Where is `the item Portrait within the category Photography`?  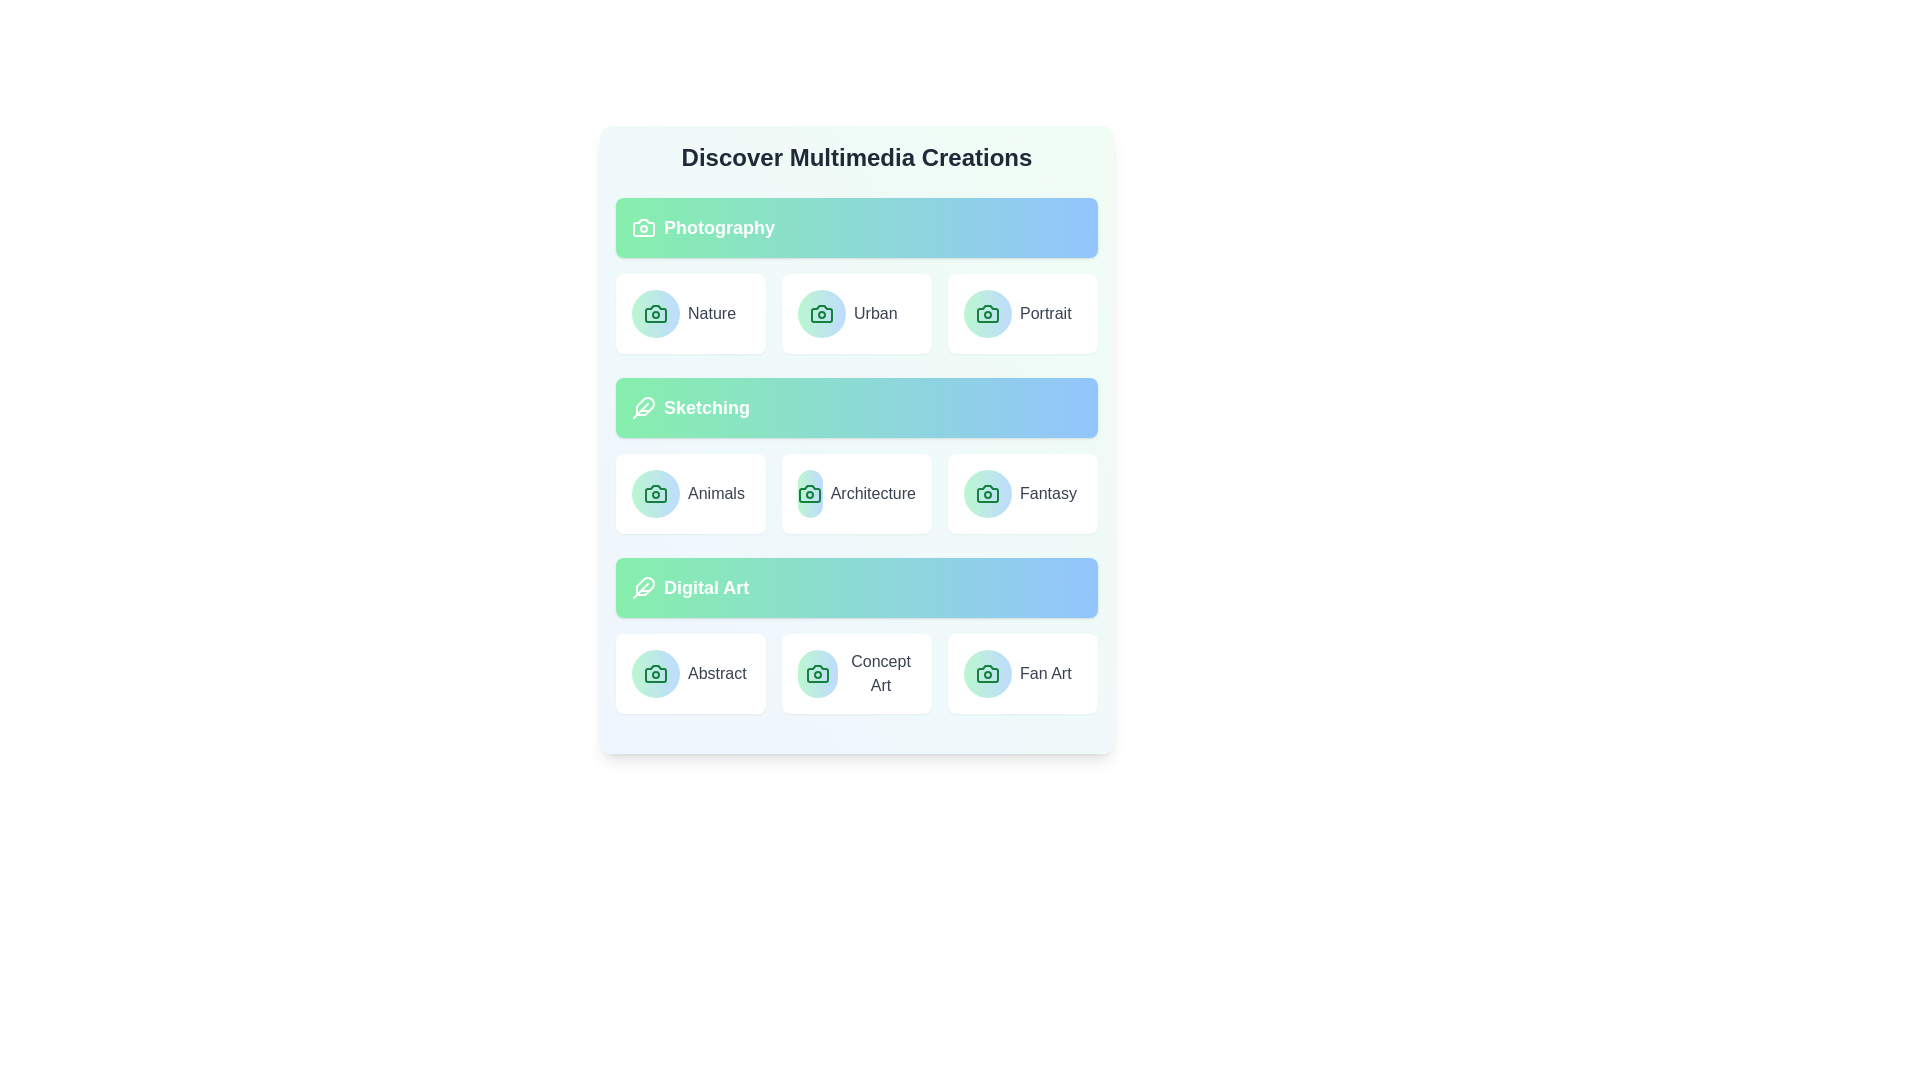 the item Portrait within the category Photography is located at coordinates (1022, 313).